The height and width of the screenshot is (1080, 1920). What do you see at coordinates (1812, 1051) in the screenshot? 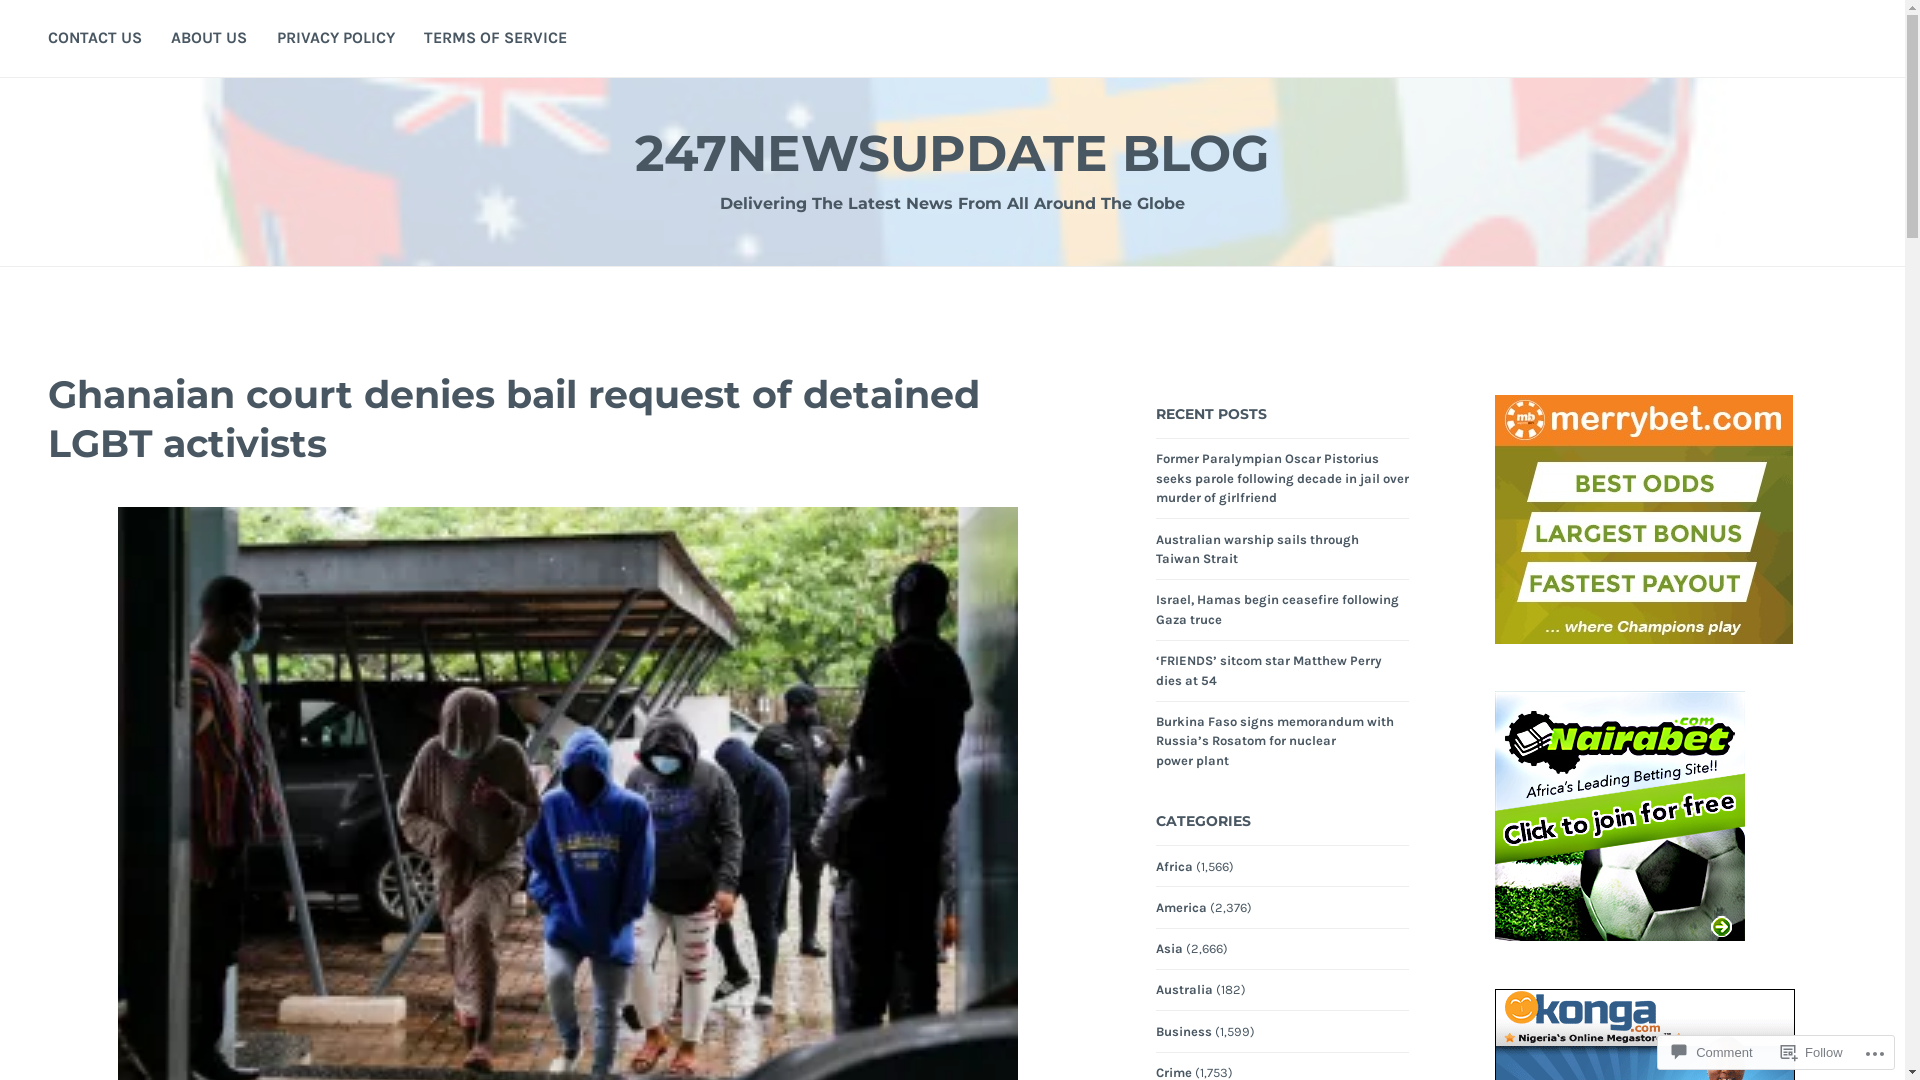
I see `'Follow'` at bounding box center [1812, 1051].